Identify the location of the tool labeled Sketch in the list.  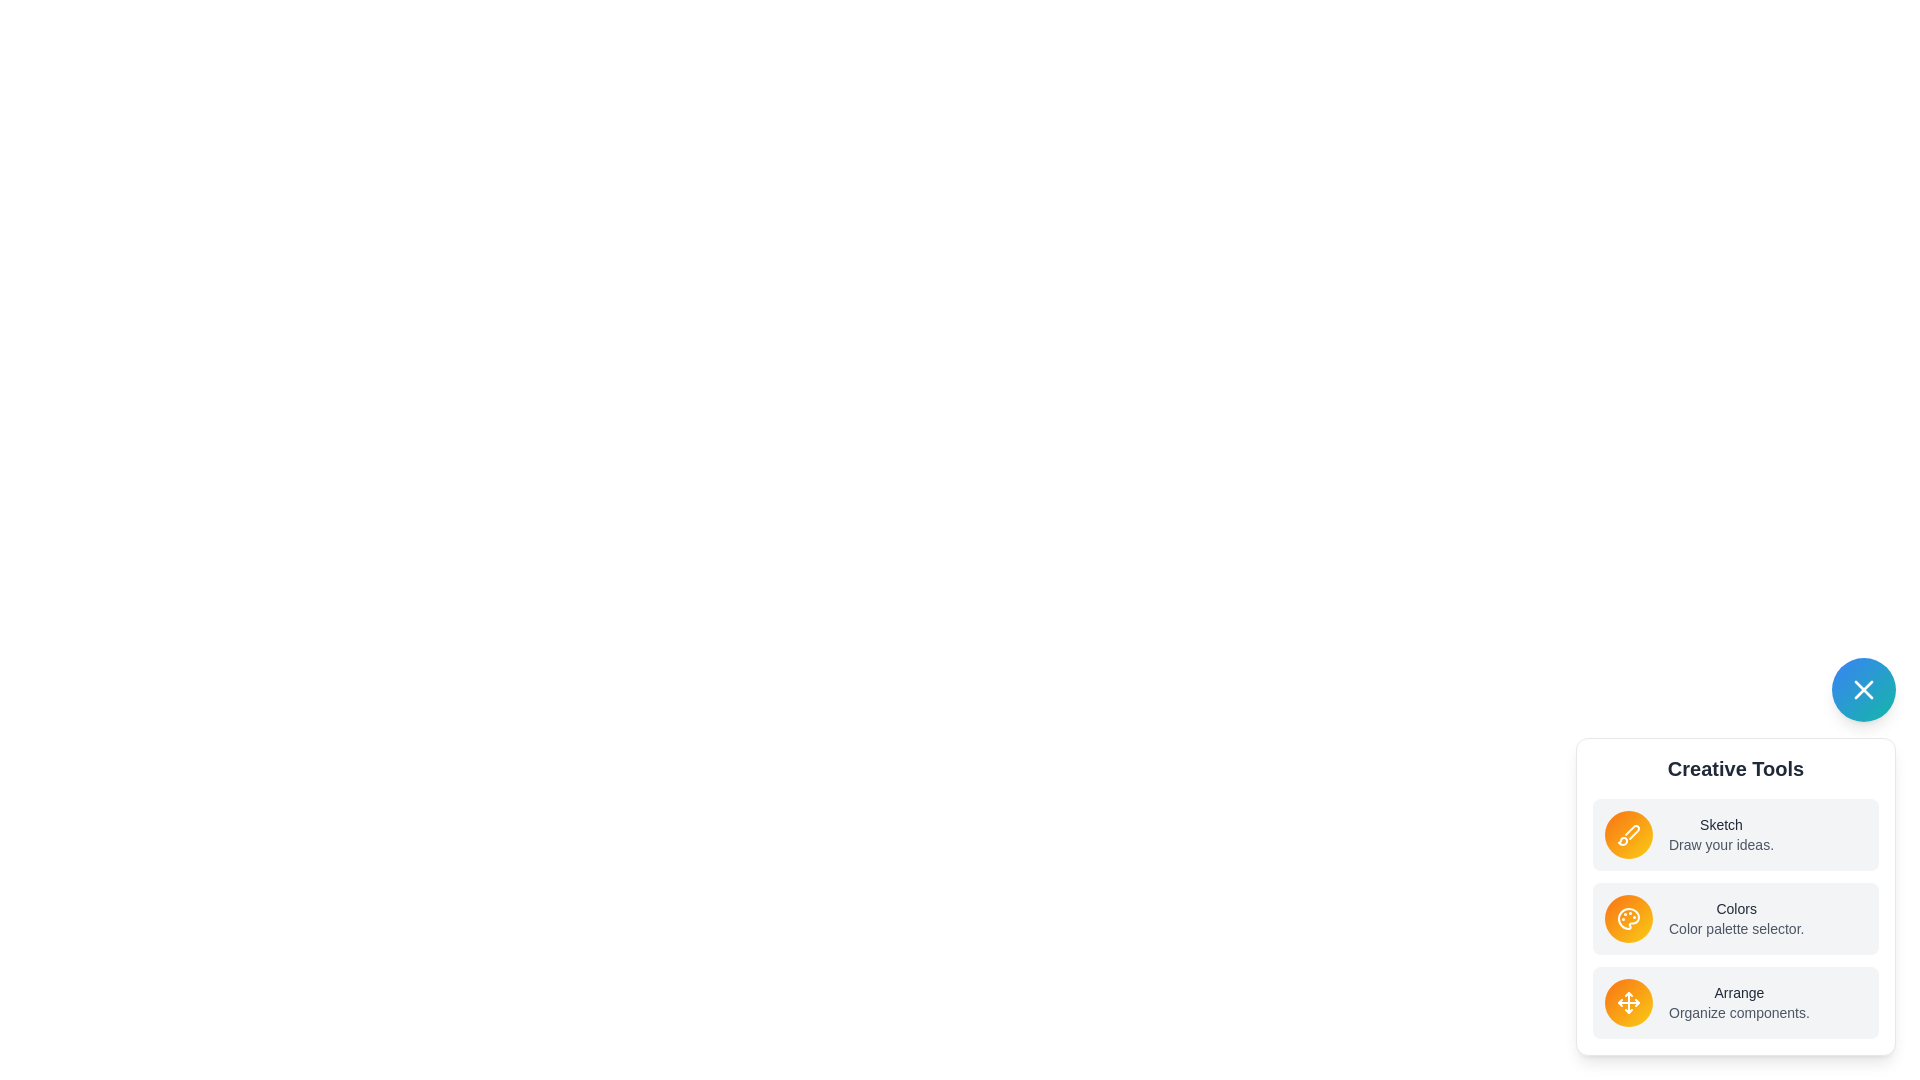
(1735, 834).